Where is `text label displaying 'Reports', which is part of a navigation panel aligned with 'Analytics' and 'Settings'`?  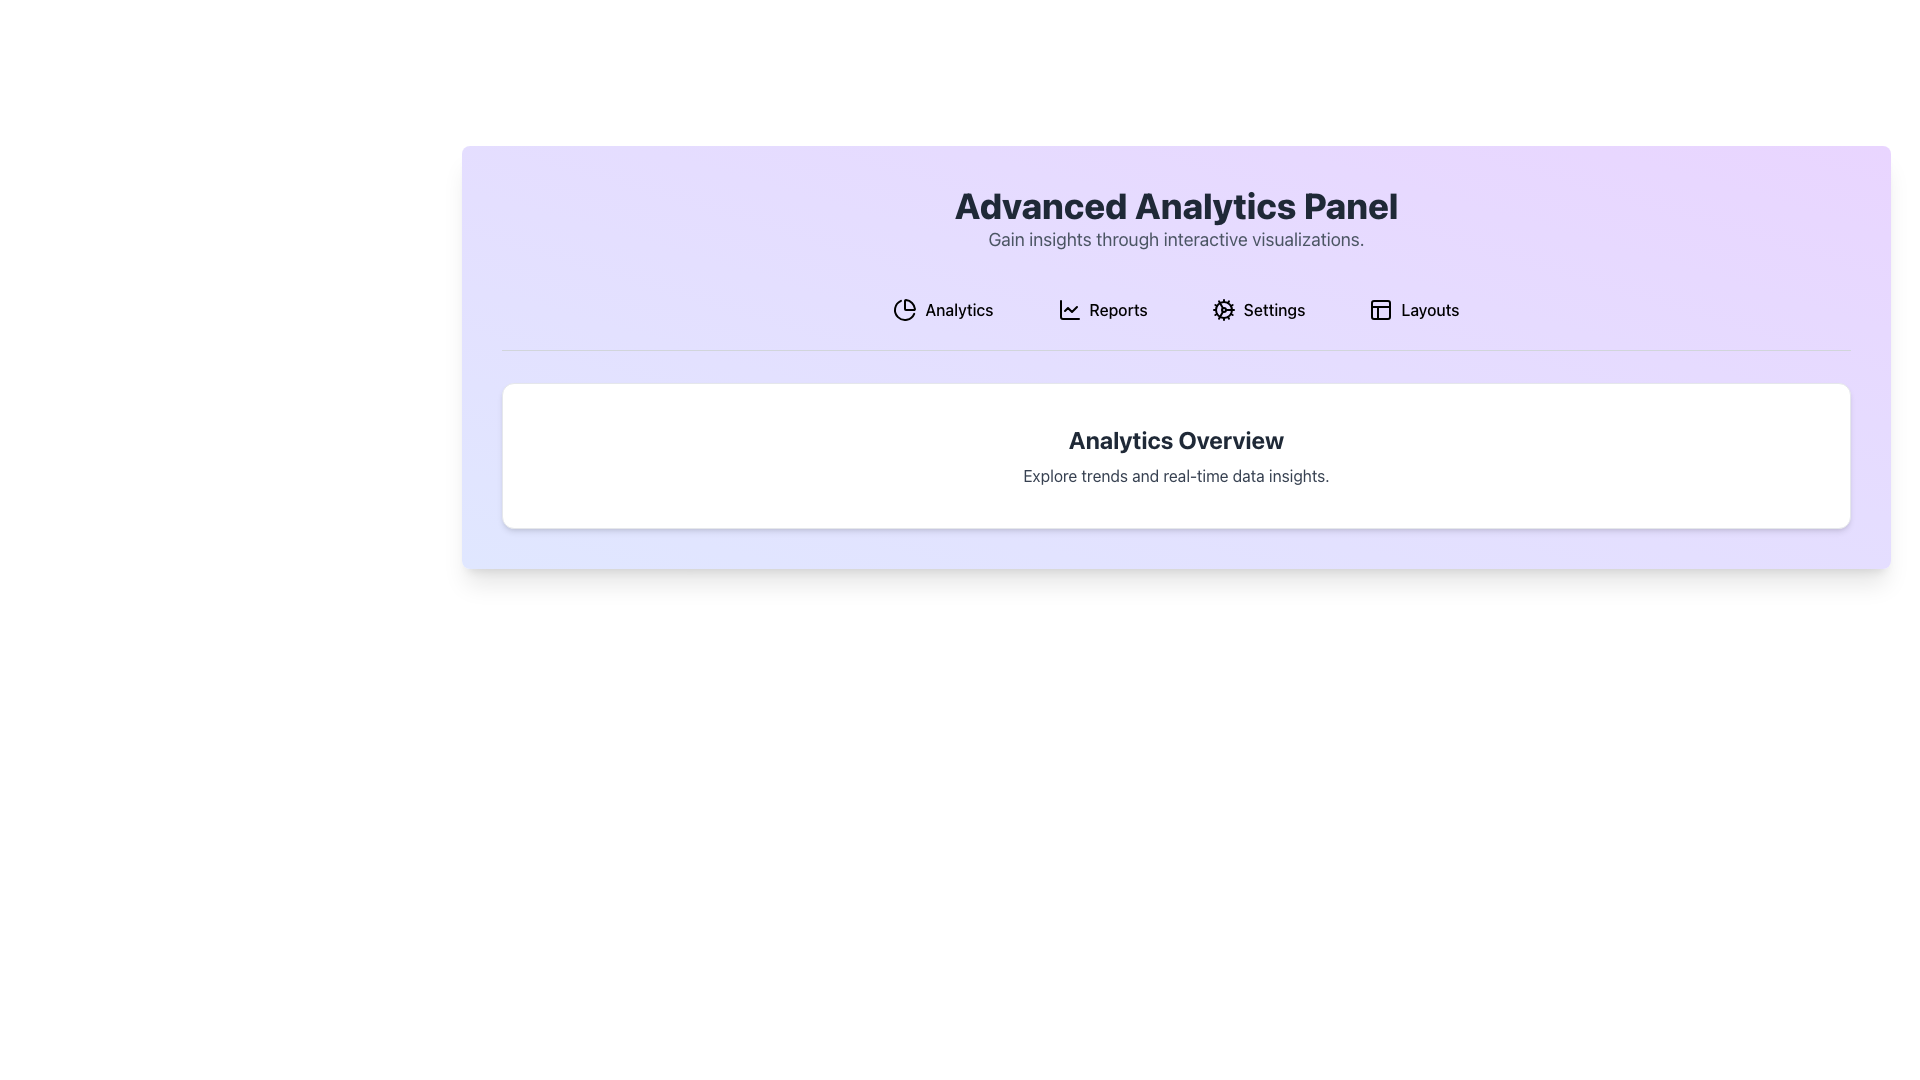
text label displaying 'Reports', which is part of a navigation panel aligned with 'Analytics' and 'Settings' is located at coordinates (1117, 309).